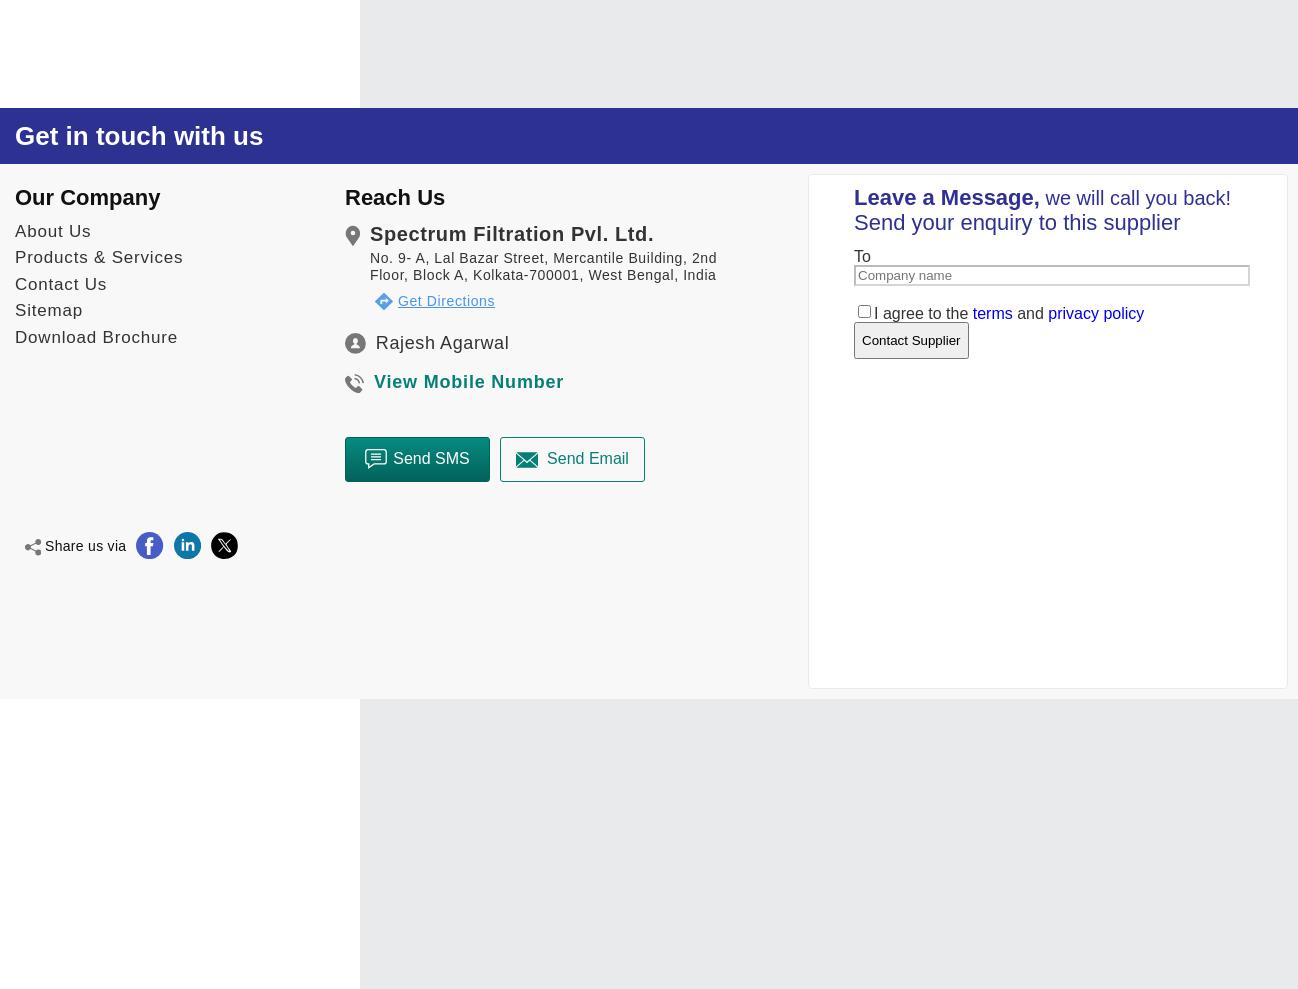  Describe the element at coordinates (992, 312) in the screenshot. I see `'terms'` at that location.